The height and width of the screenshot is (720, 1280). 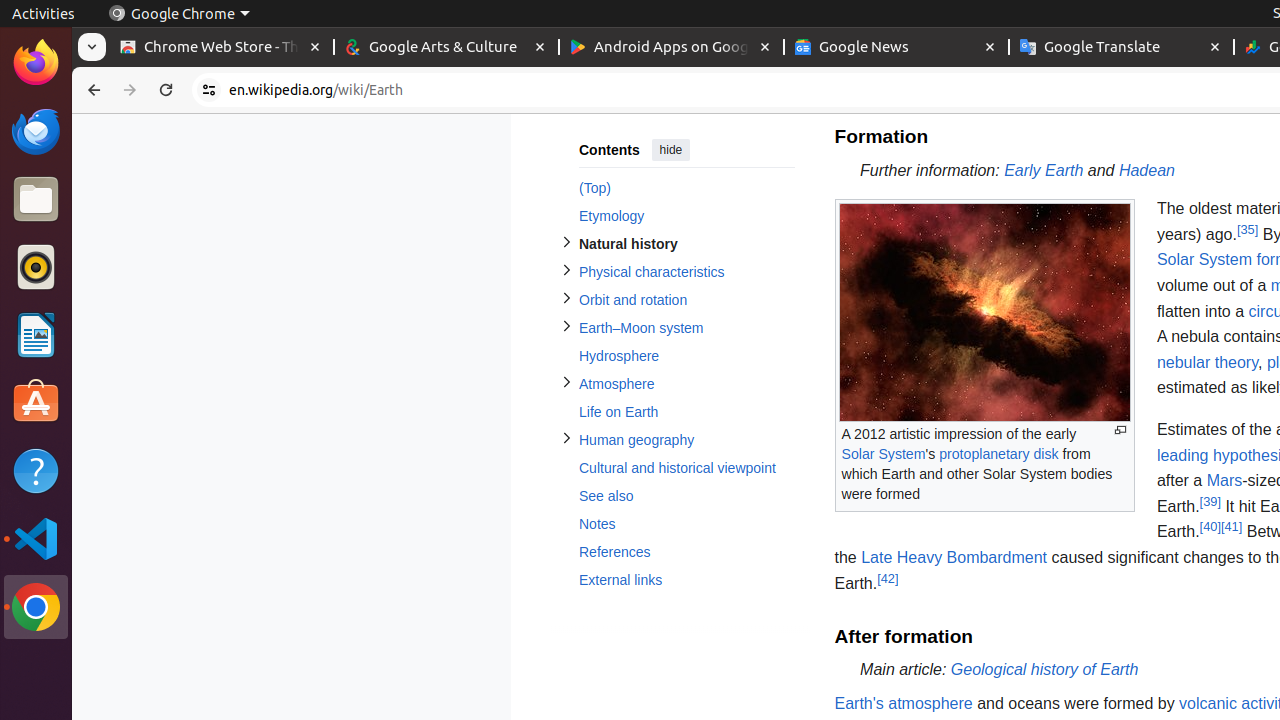 I want to click on 'Rhythmbox', so click(x=35, y=265).